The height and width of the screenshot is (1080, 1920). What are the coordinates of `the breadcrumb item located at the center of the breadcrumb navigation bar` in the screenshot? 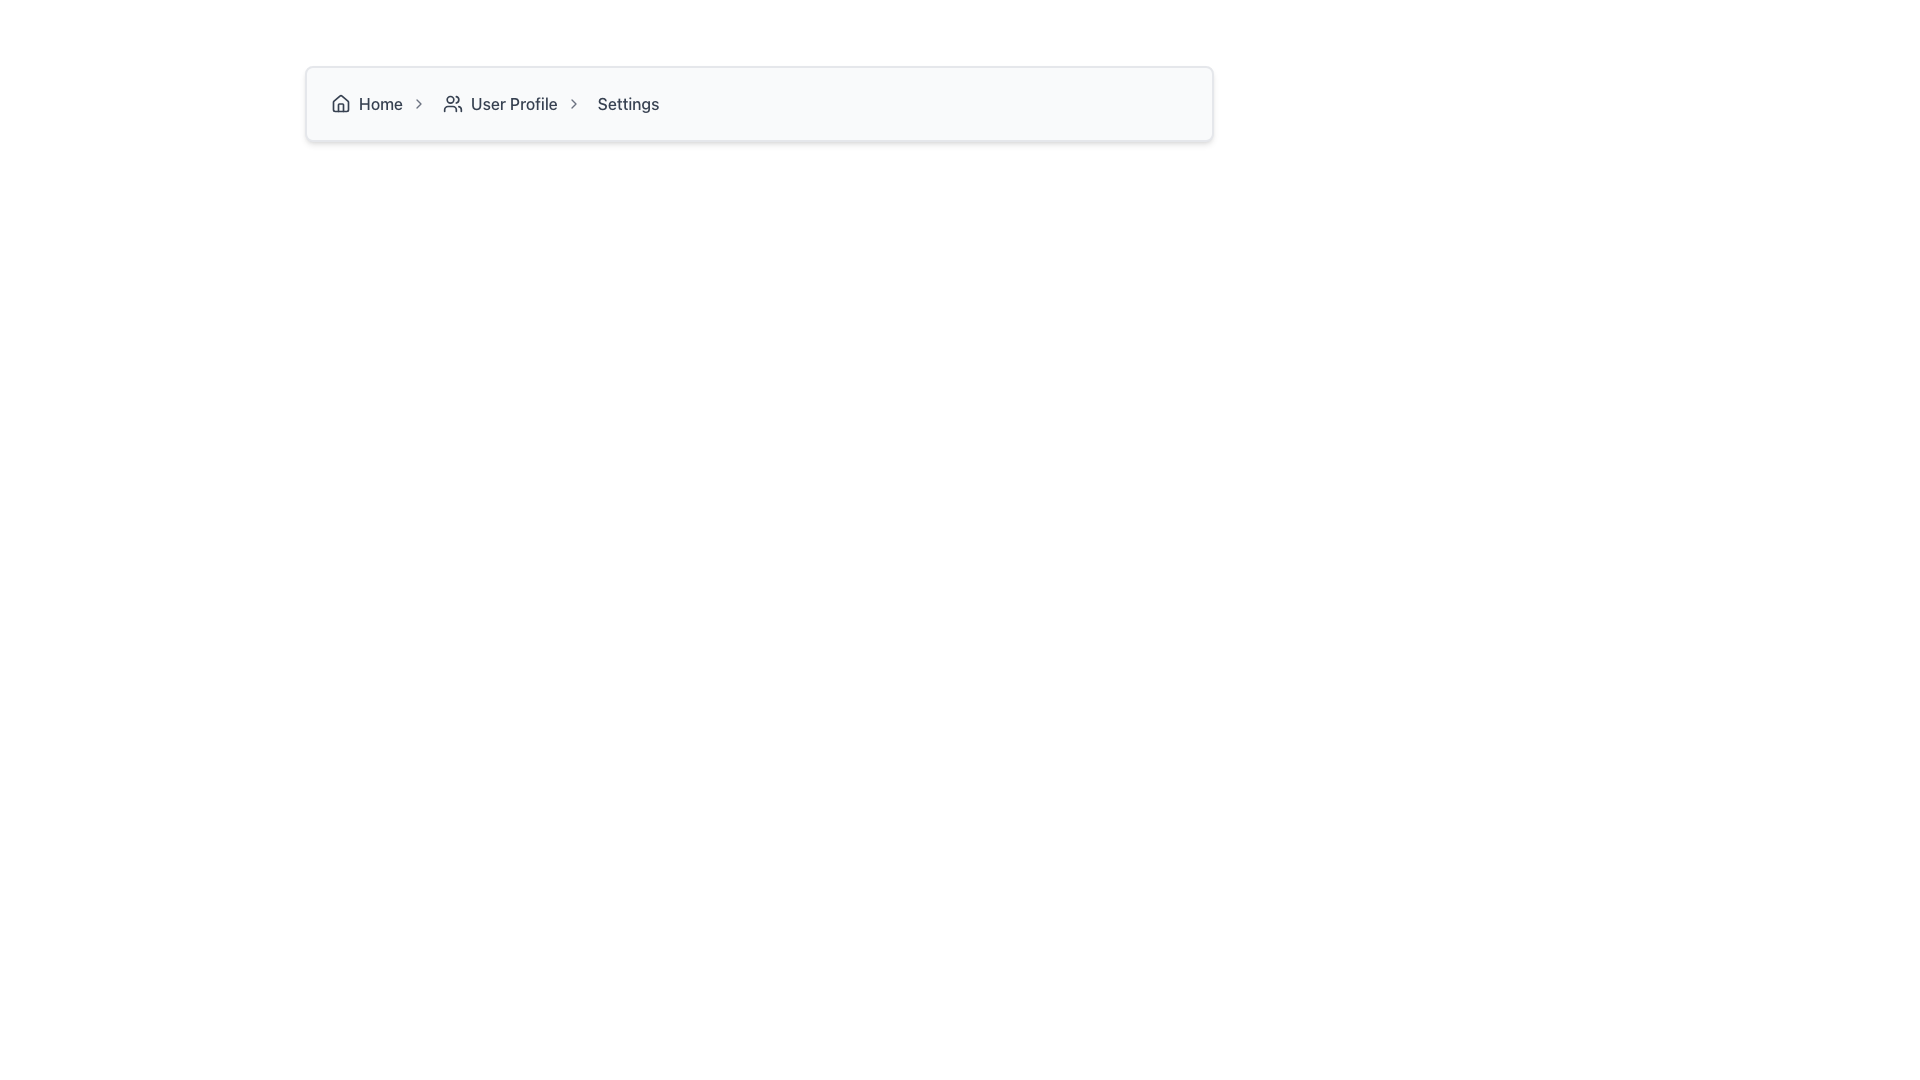 It's located at (758, 104).